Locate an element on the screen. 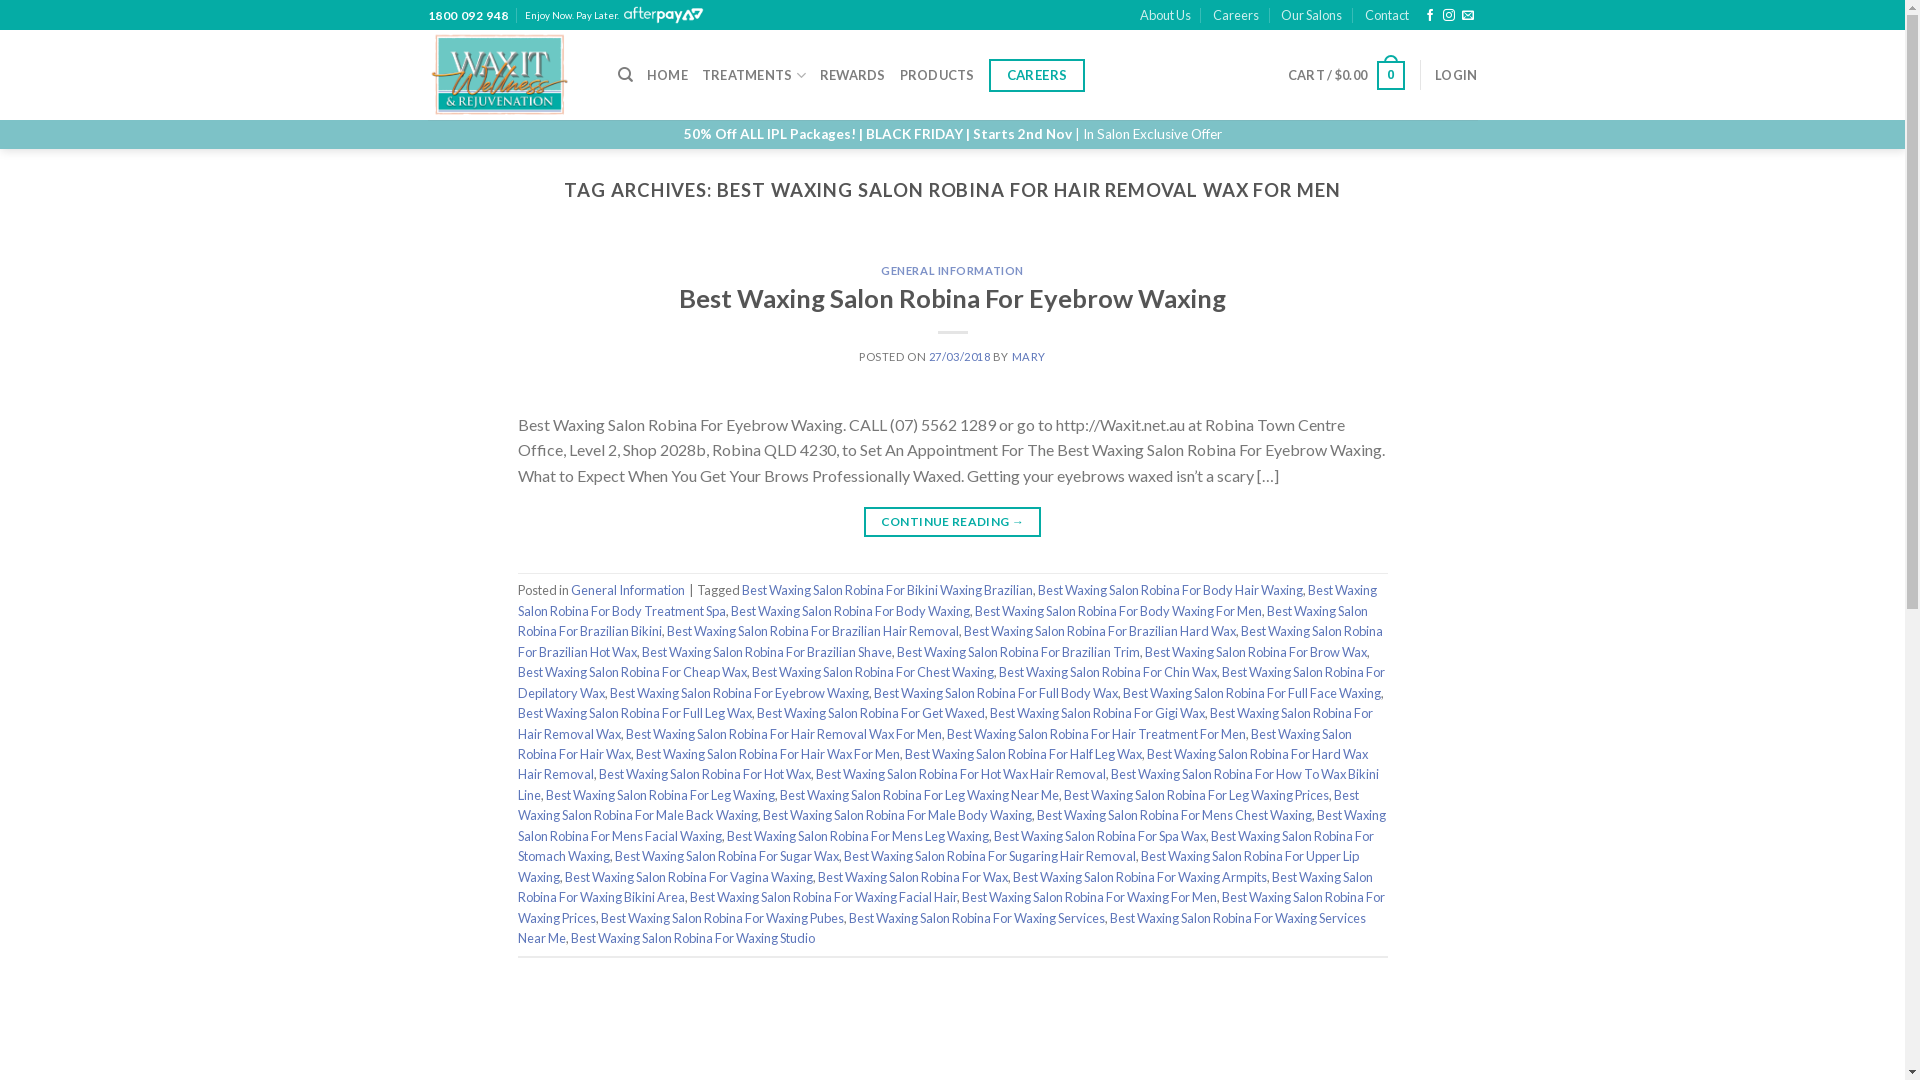 This screenshot has width=1920, height=1080. 'HOME' is located at coordinates (667, 73).